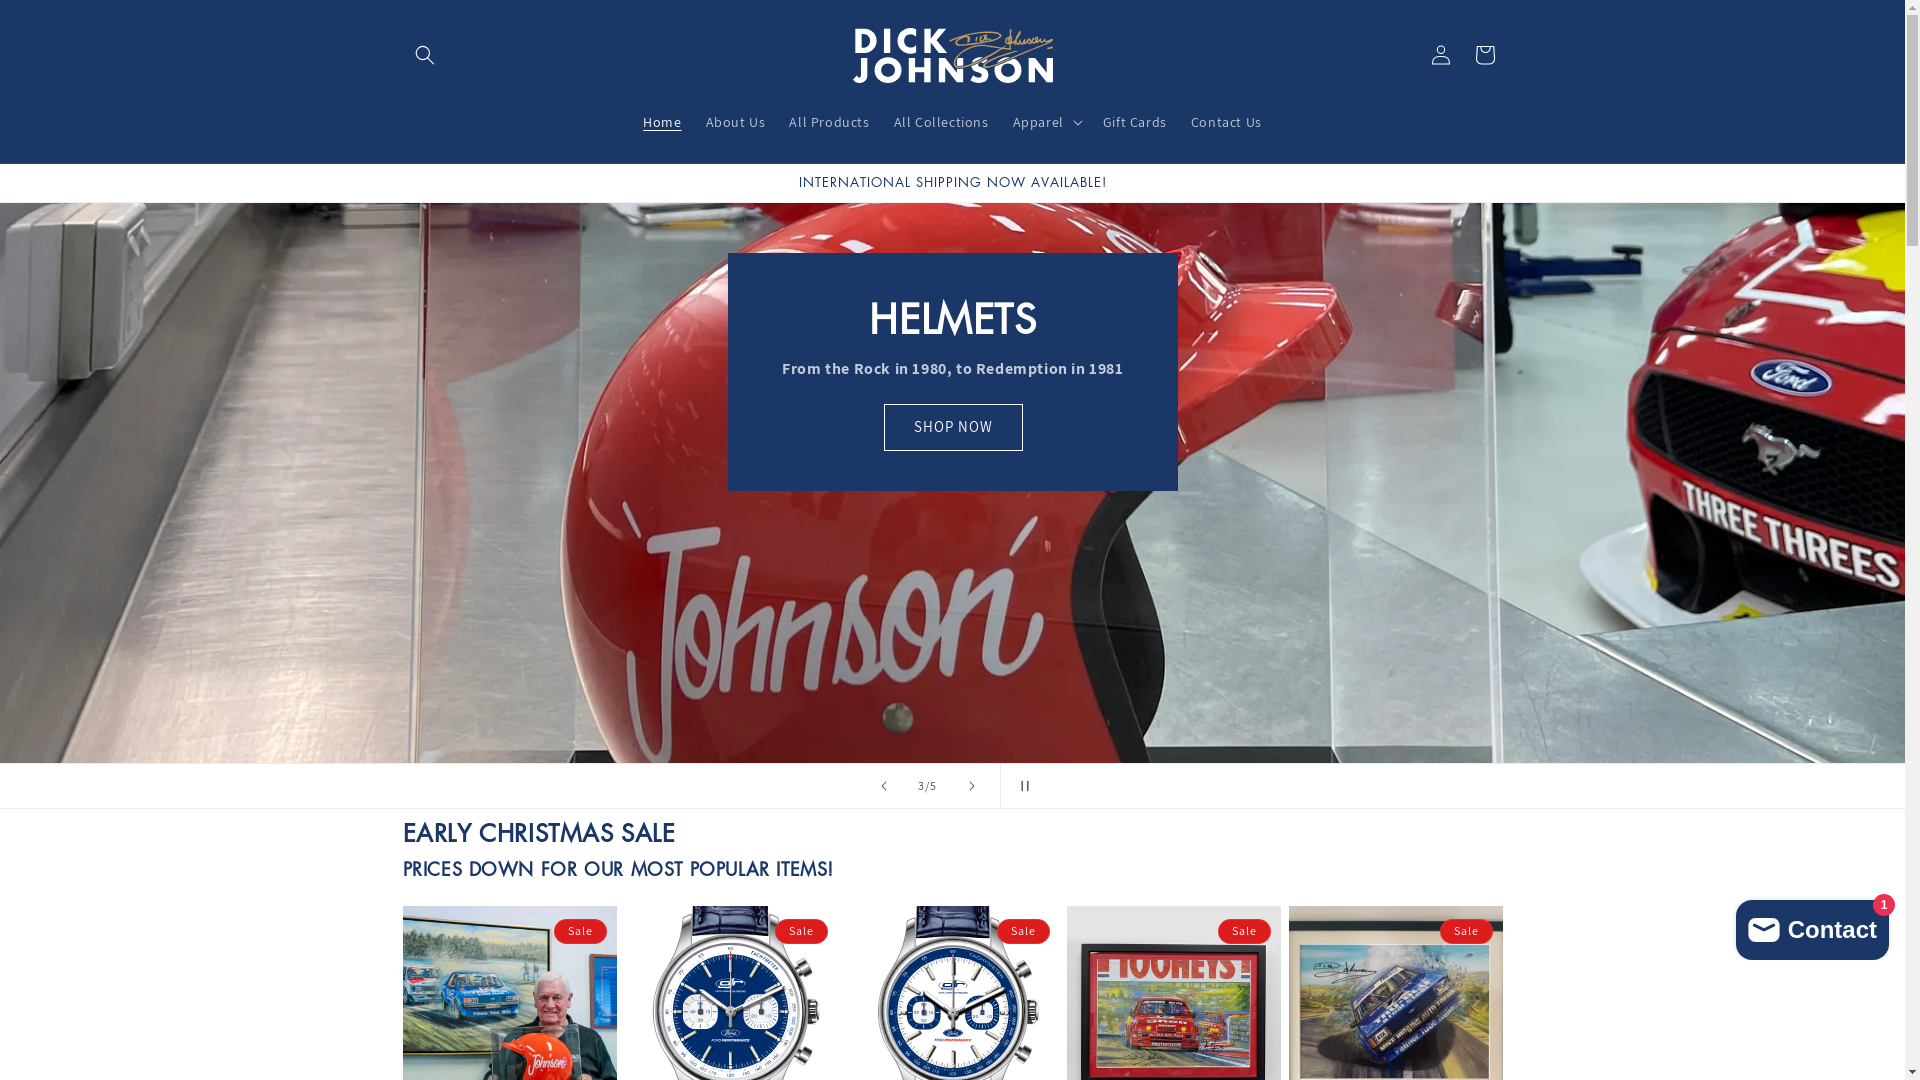 The height and width of the screenshot is (1080, 1920). I want to click on 'Gift Cards', so click(1089, 122).